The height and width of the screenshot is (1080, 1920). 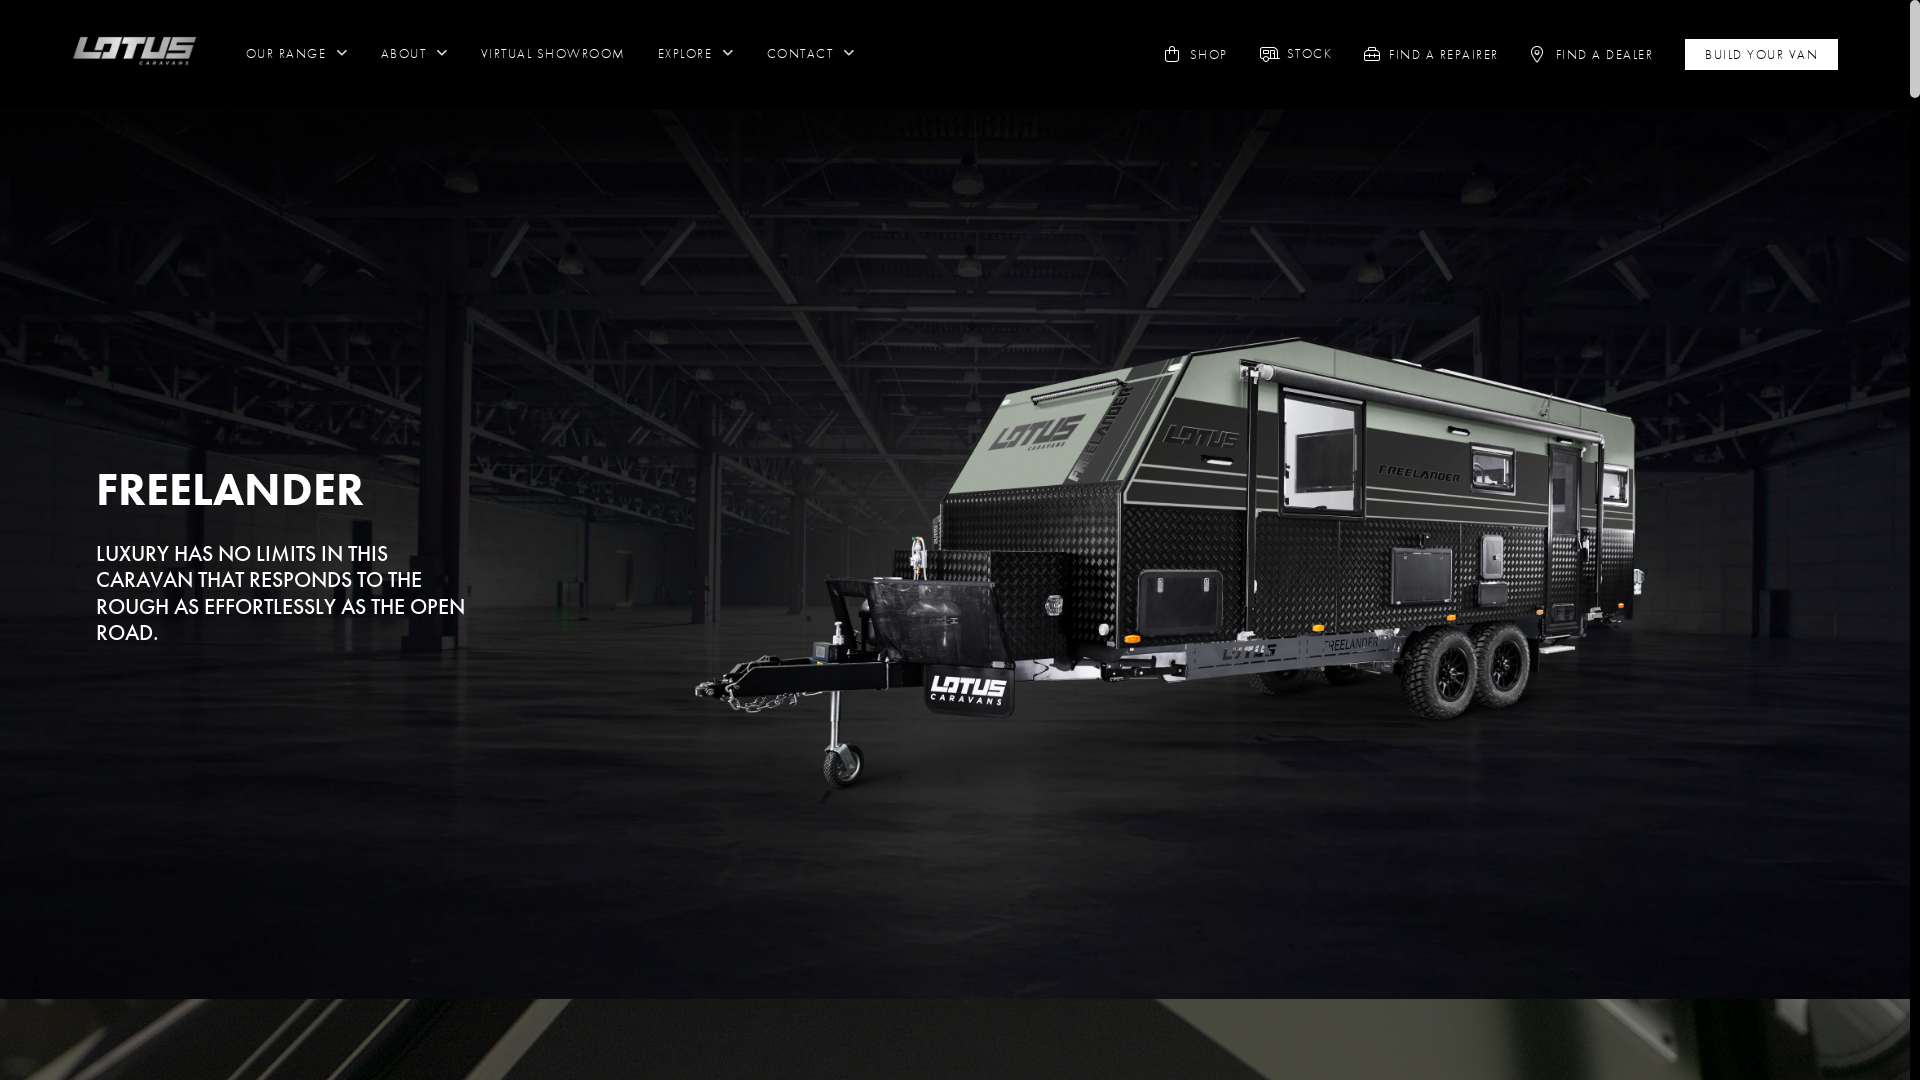 I want to click on 'CONTACT', so click(x=811, y=53).